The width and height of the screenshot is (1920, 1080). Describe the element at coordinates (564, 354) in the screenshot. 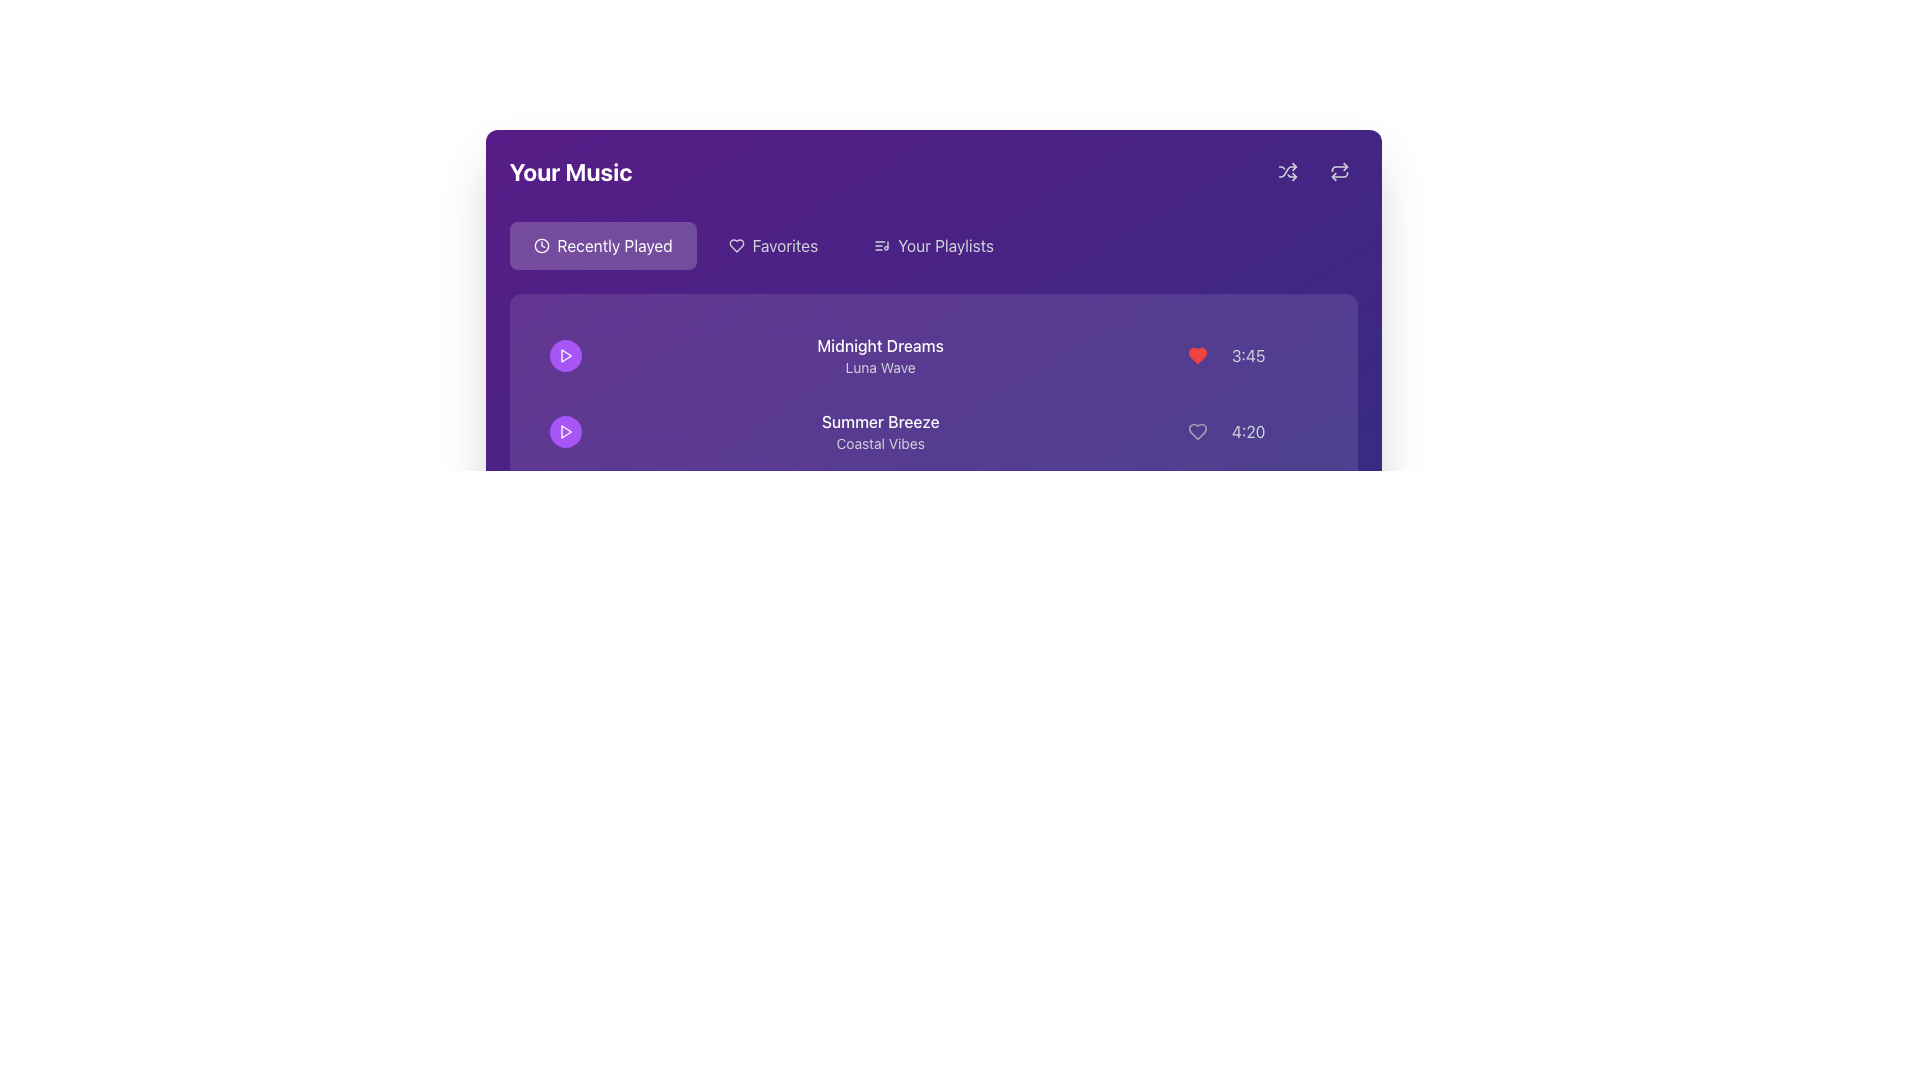

I see `the play button for the song 'Midnight Dreams' located at the top portion of the song list, right-aligned to the song's title to initiate playback` at that location.